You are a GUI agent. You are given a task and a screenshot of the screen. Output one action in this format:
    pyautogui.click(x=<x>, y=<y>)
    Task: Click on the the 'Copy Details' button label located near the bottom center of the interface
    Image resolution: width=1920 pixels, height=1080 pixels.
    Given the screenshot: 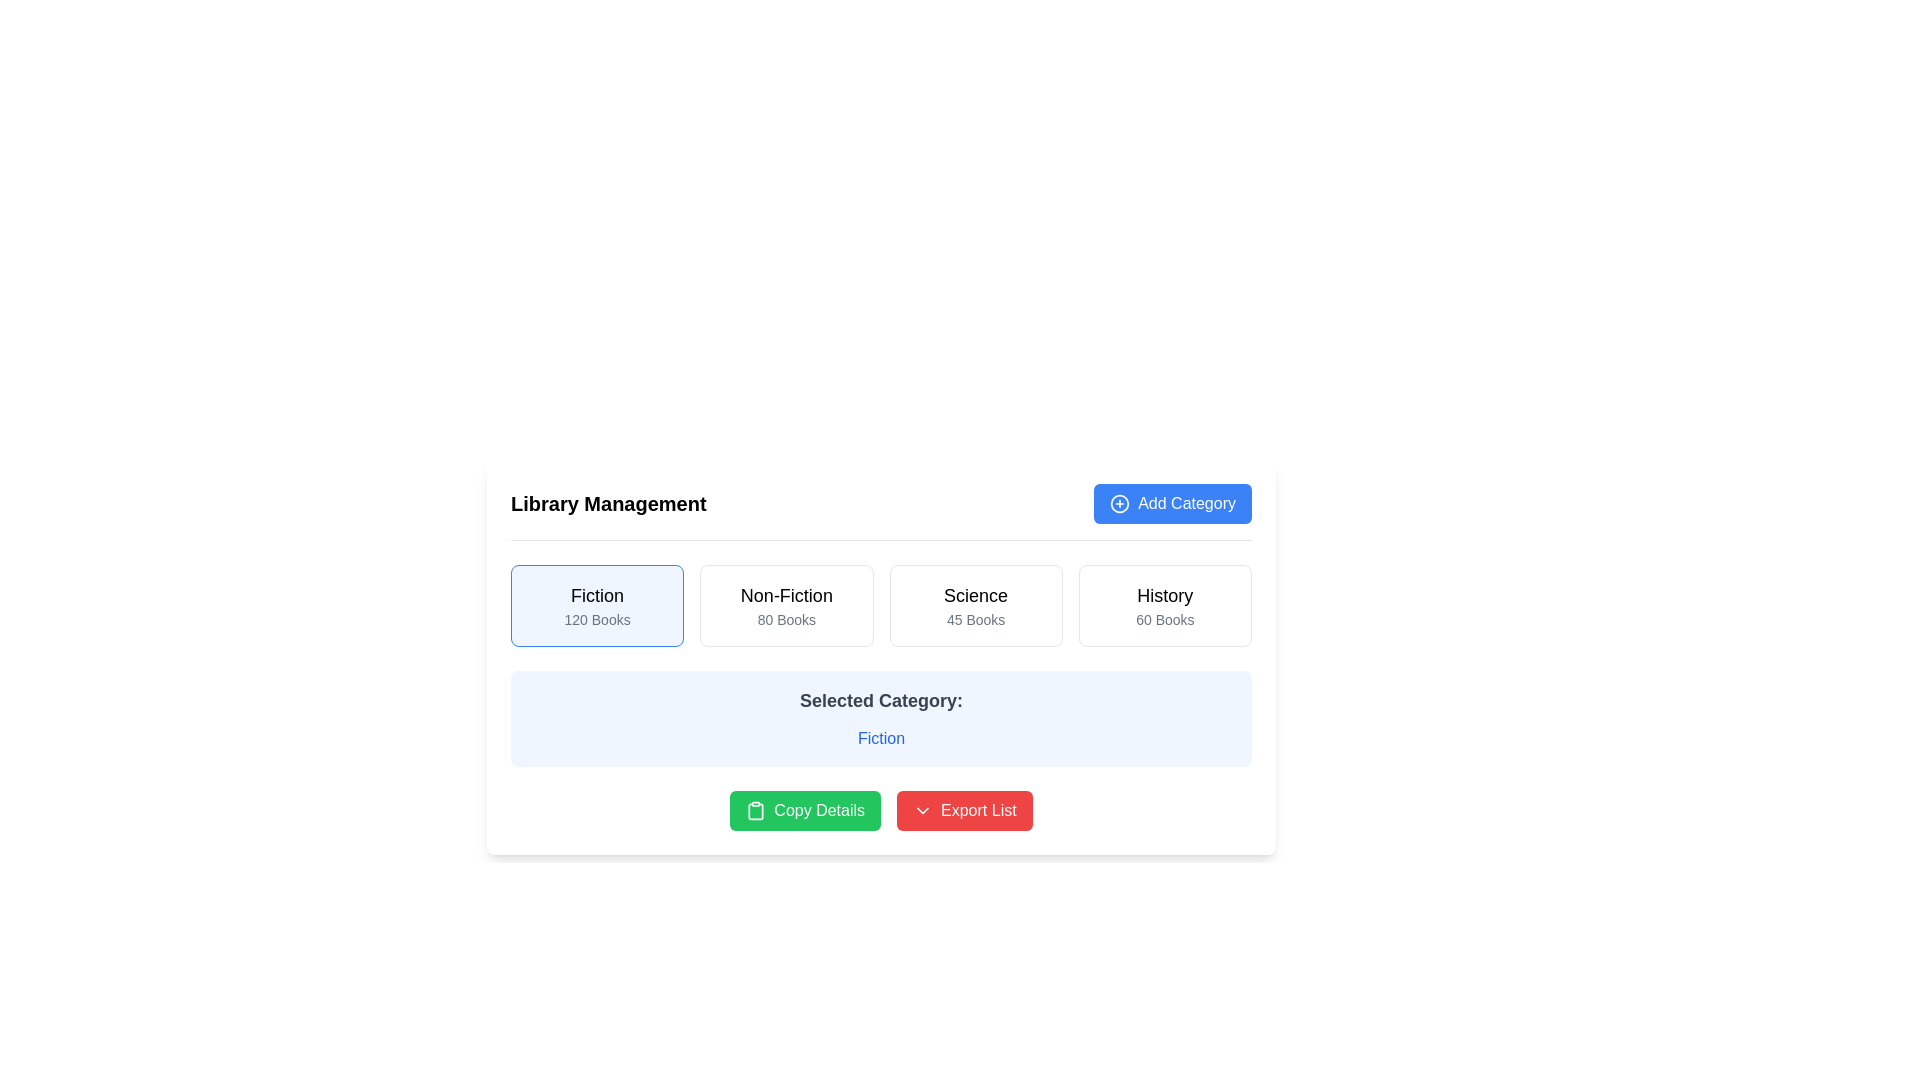 What is the action you would take?
    pyautogui.click(x=819, y=810)
    